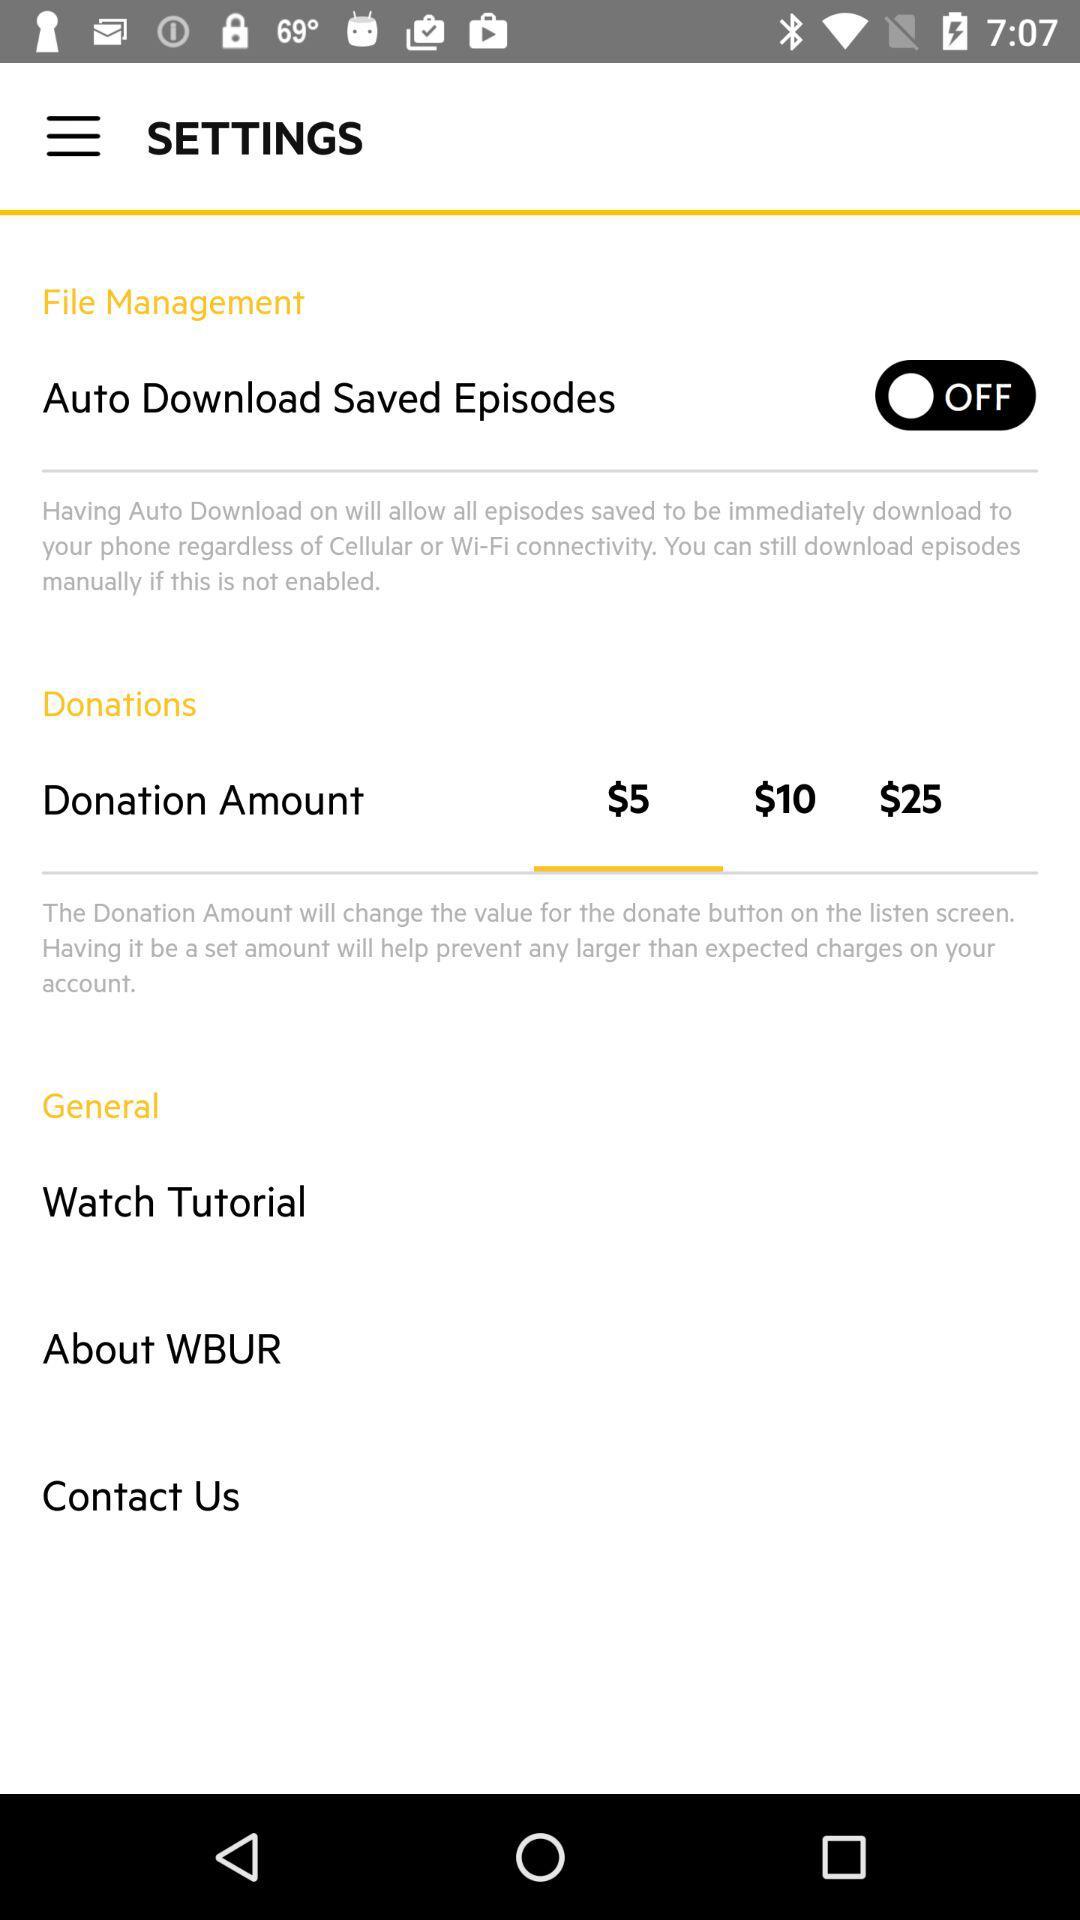  Describe the element at coordinates (753, 797) in the screenshot. I see `the option on right to the text donation amount on the web page` at that location.